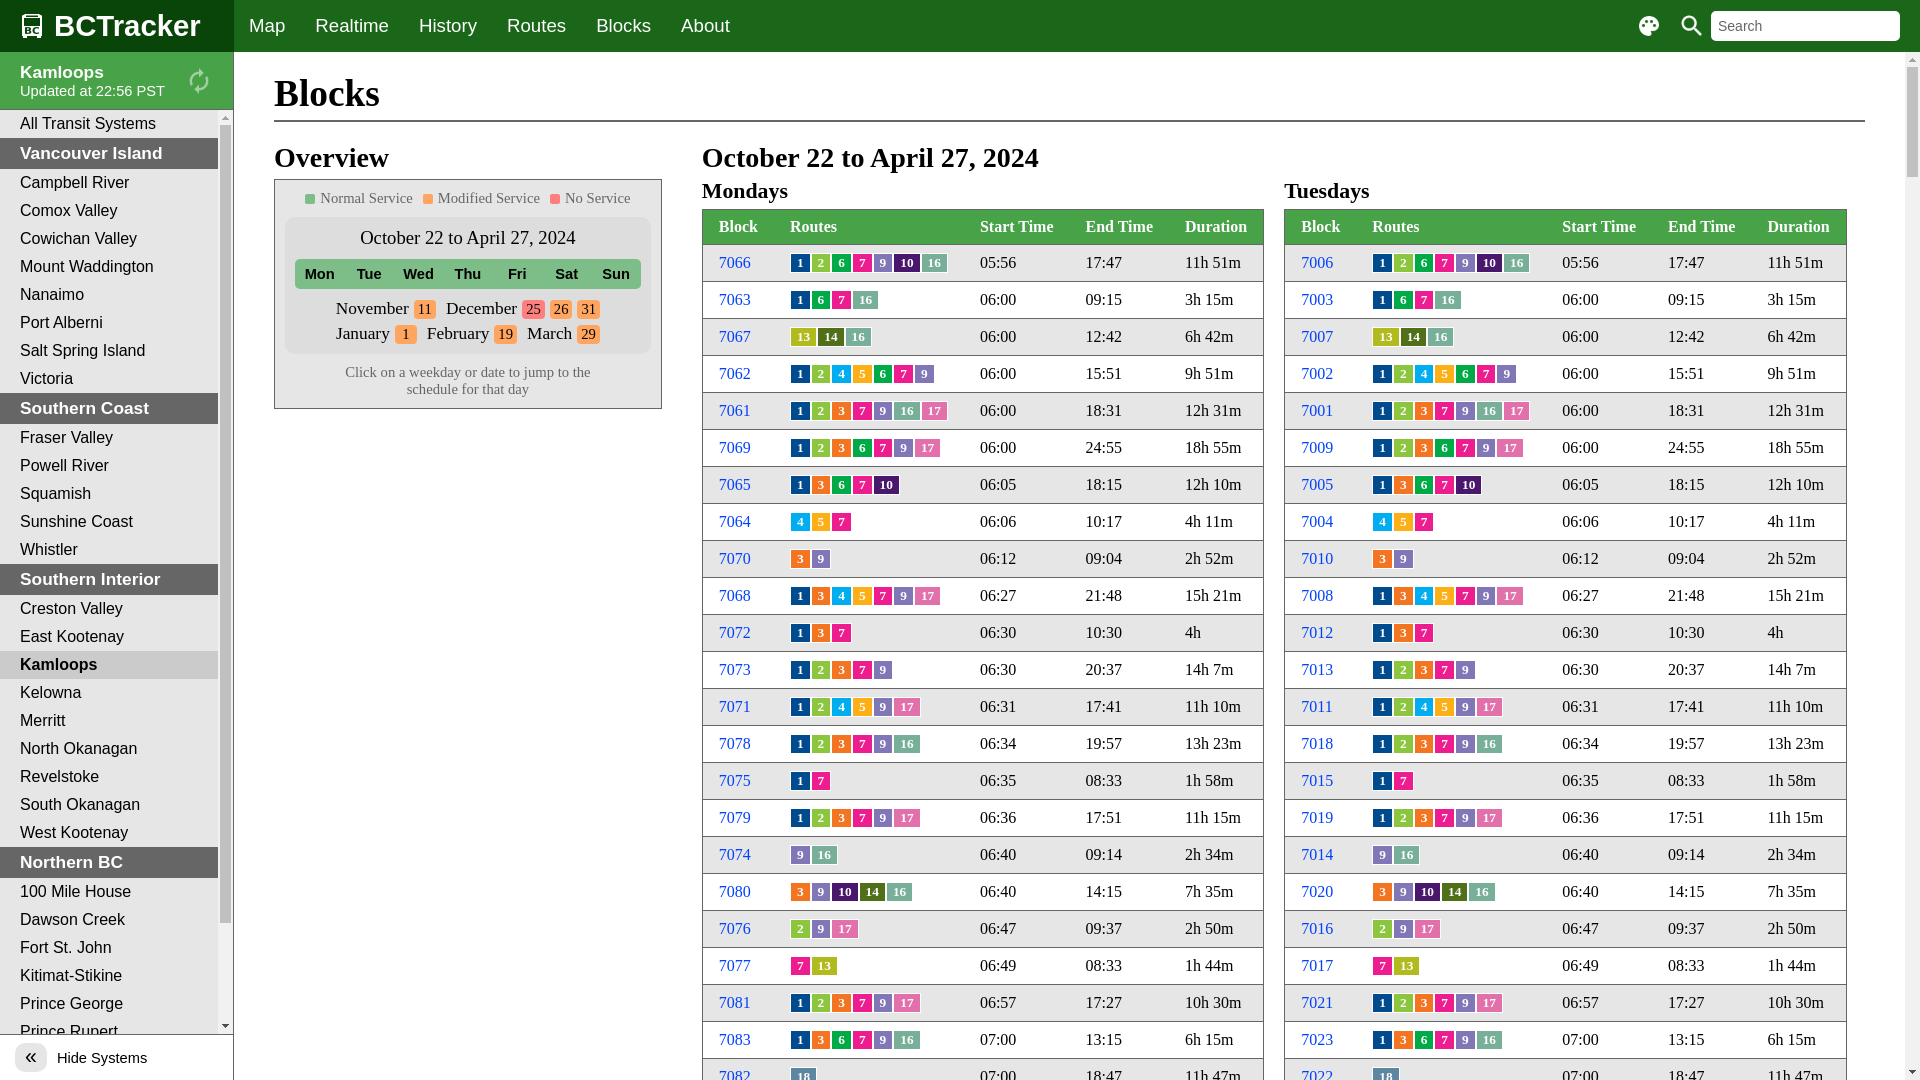 The height and width of the screenshot is (1080, 1920). What do you see at coordinates (517, 273) in the screenshot?
I see `'Fri'` at bounding box center [517, 273].